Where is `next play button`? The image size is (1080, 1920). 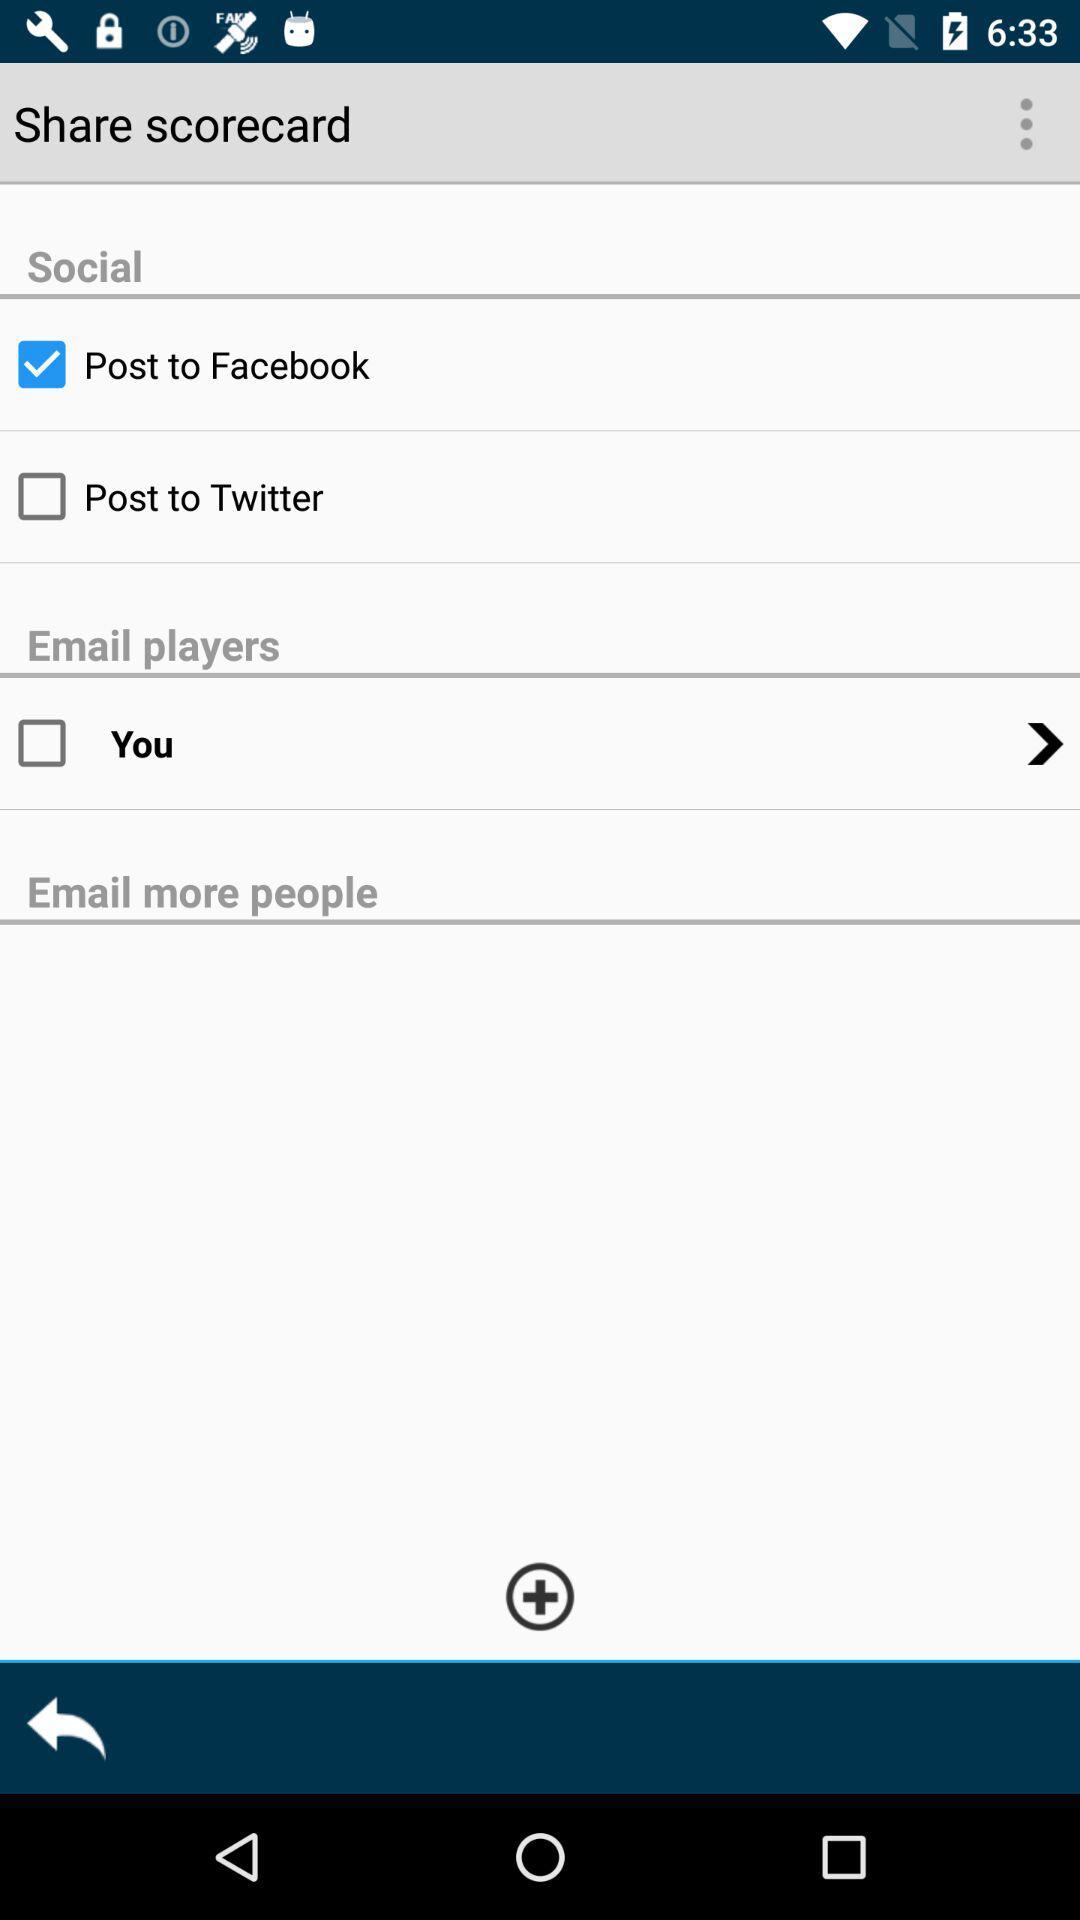
next play button is located at coordinates (1024, 121).